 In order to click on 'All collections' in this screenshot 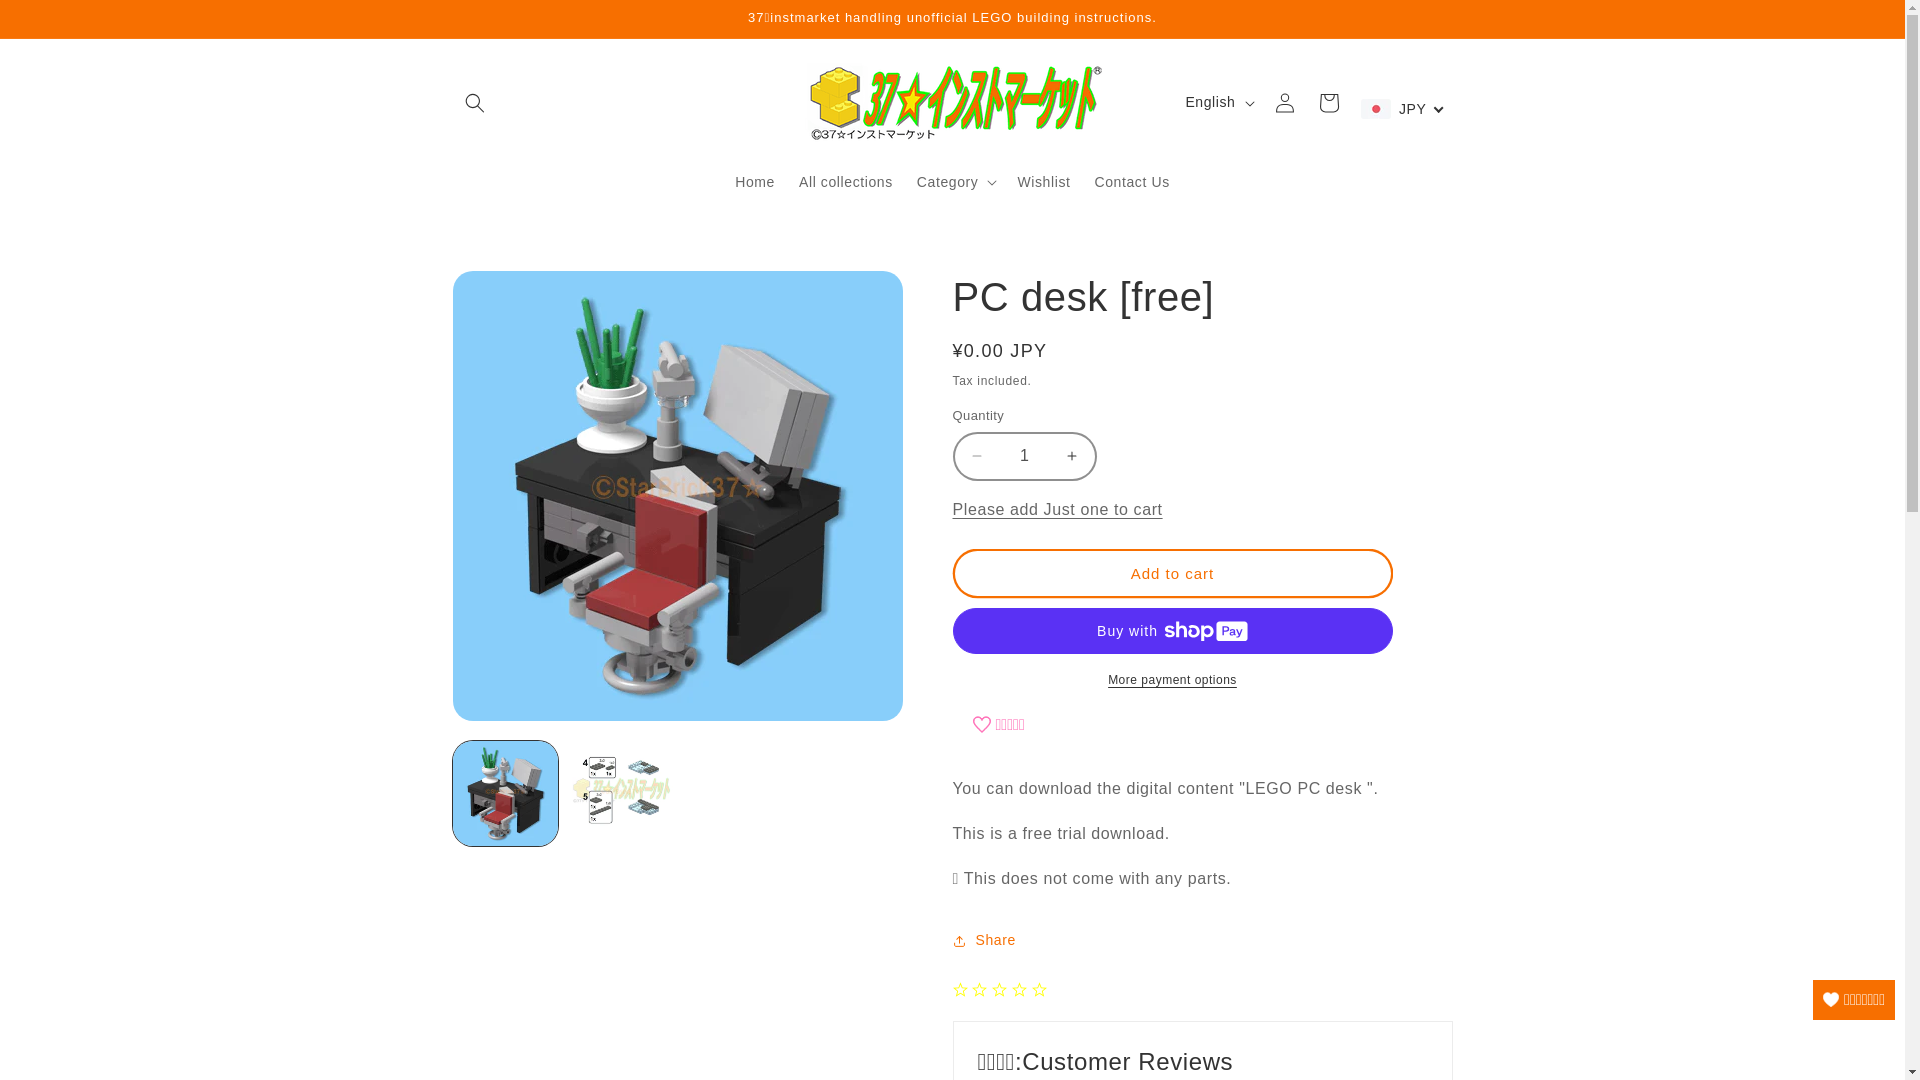, I will do `click(845, 181)`.